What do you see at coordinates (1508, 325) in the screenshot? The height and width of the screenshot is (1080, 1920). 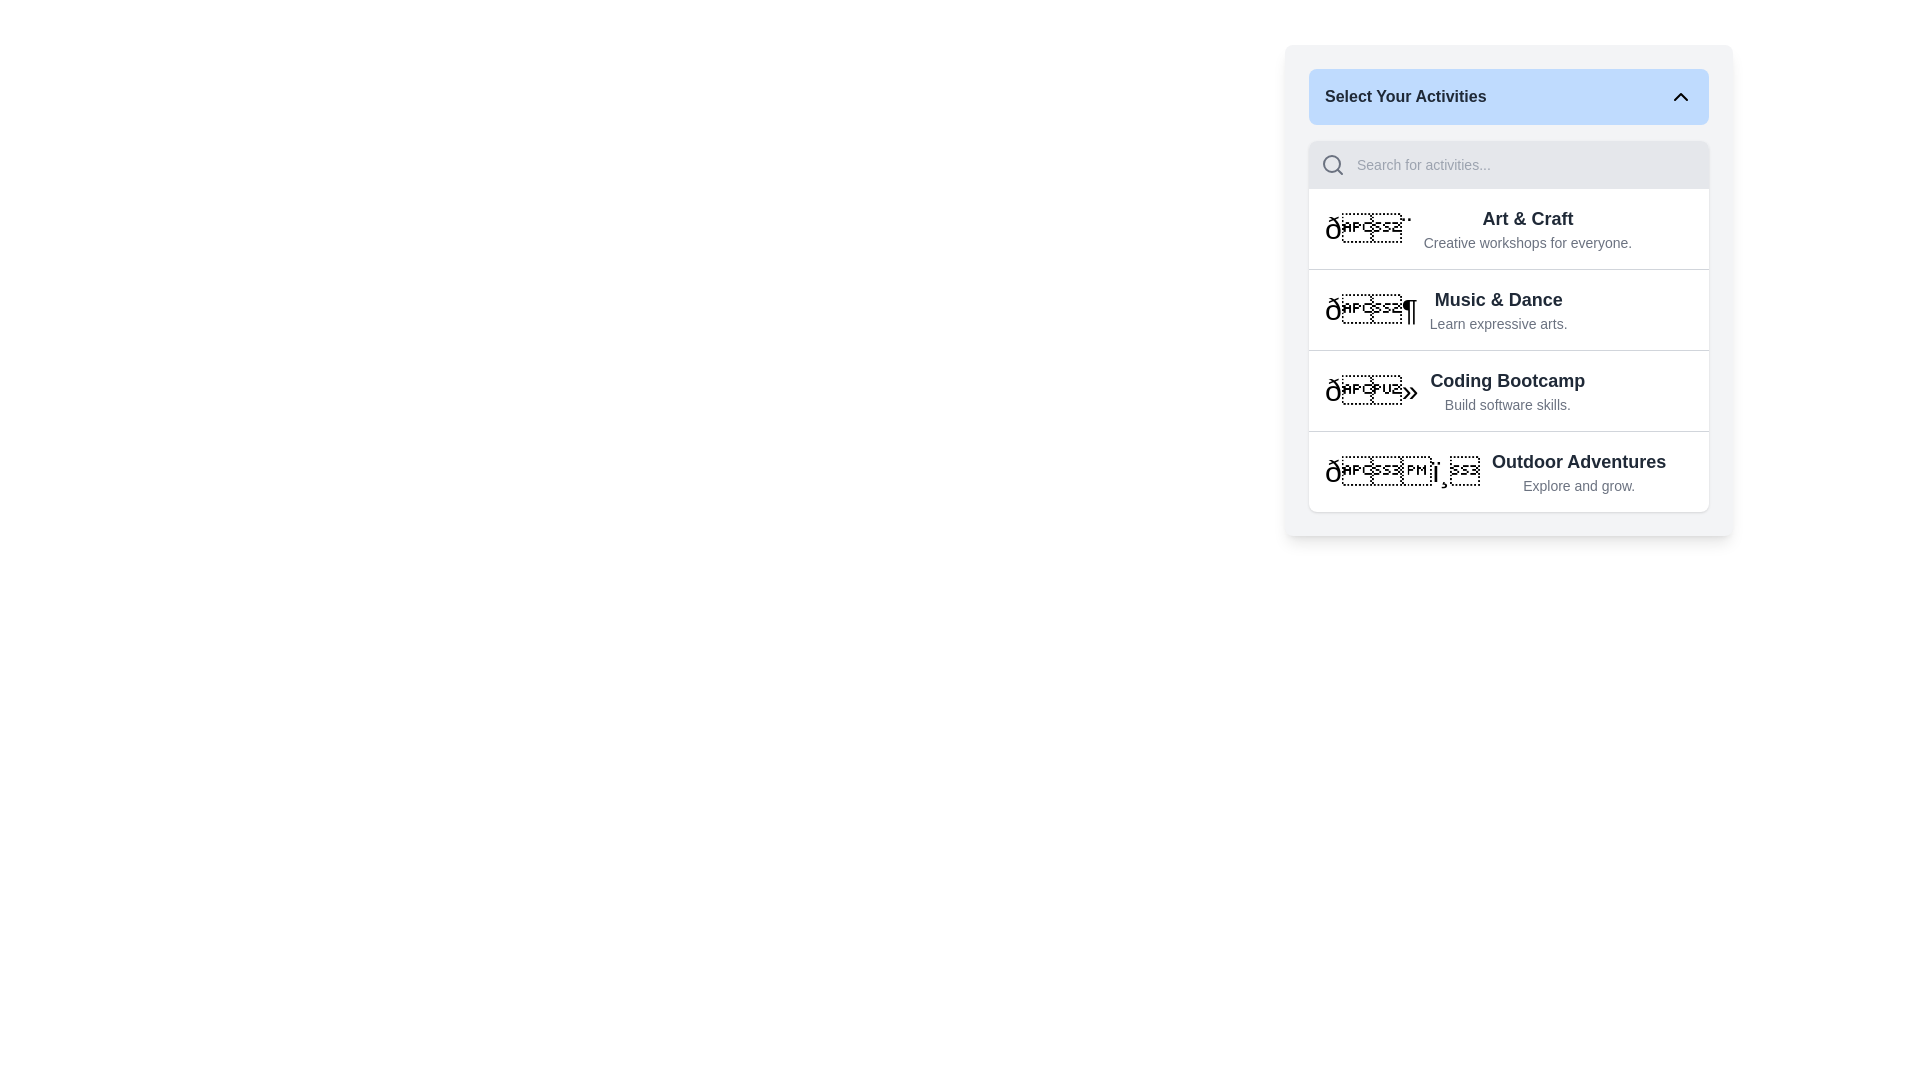 I see `the interactive menu section with a white background and rounded corners, located below the blue header labeled 'Select Your Activities'` at bounding box center [1508, 325].